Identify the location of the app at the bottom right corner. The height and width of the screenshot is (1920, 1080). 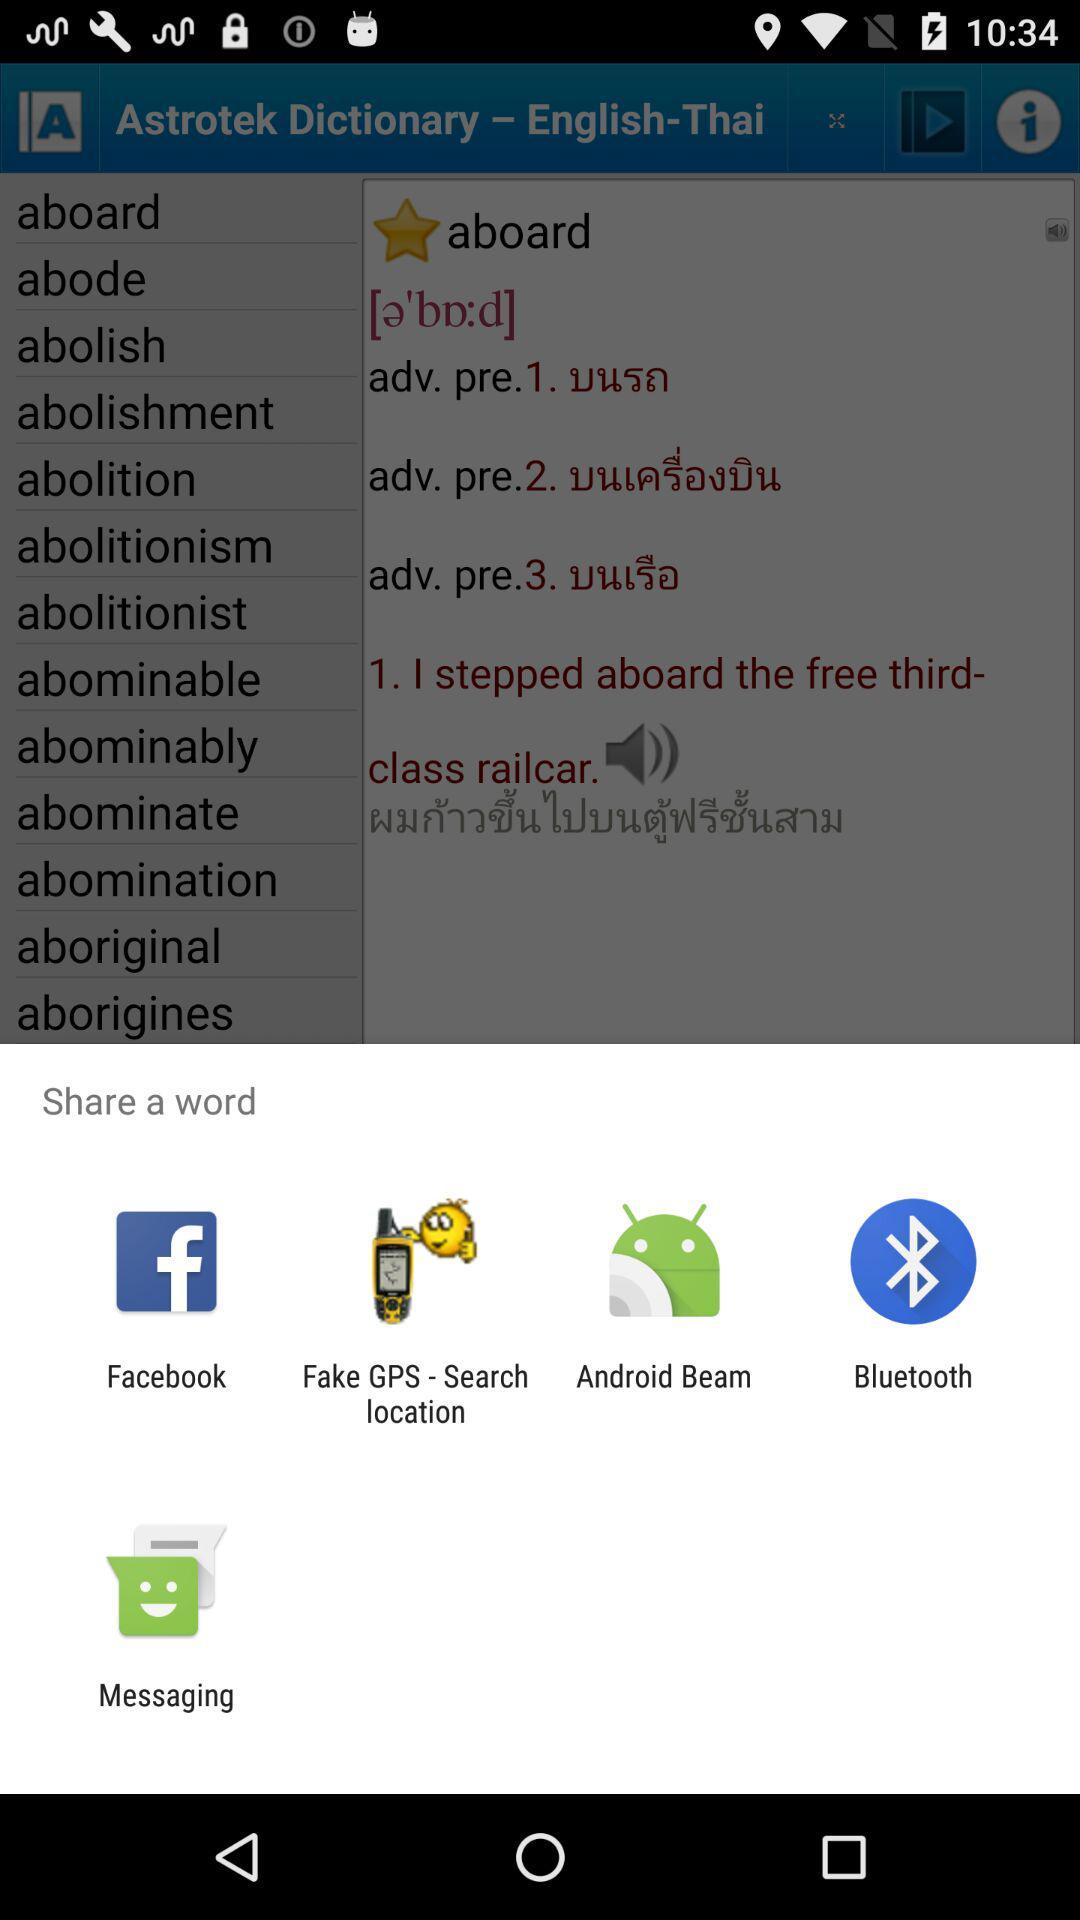
(913, 1392).